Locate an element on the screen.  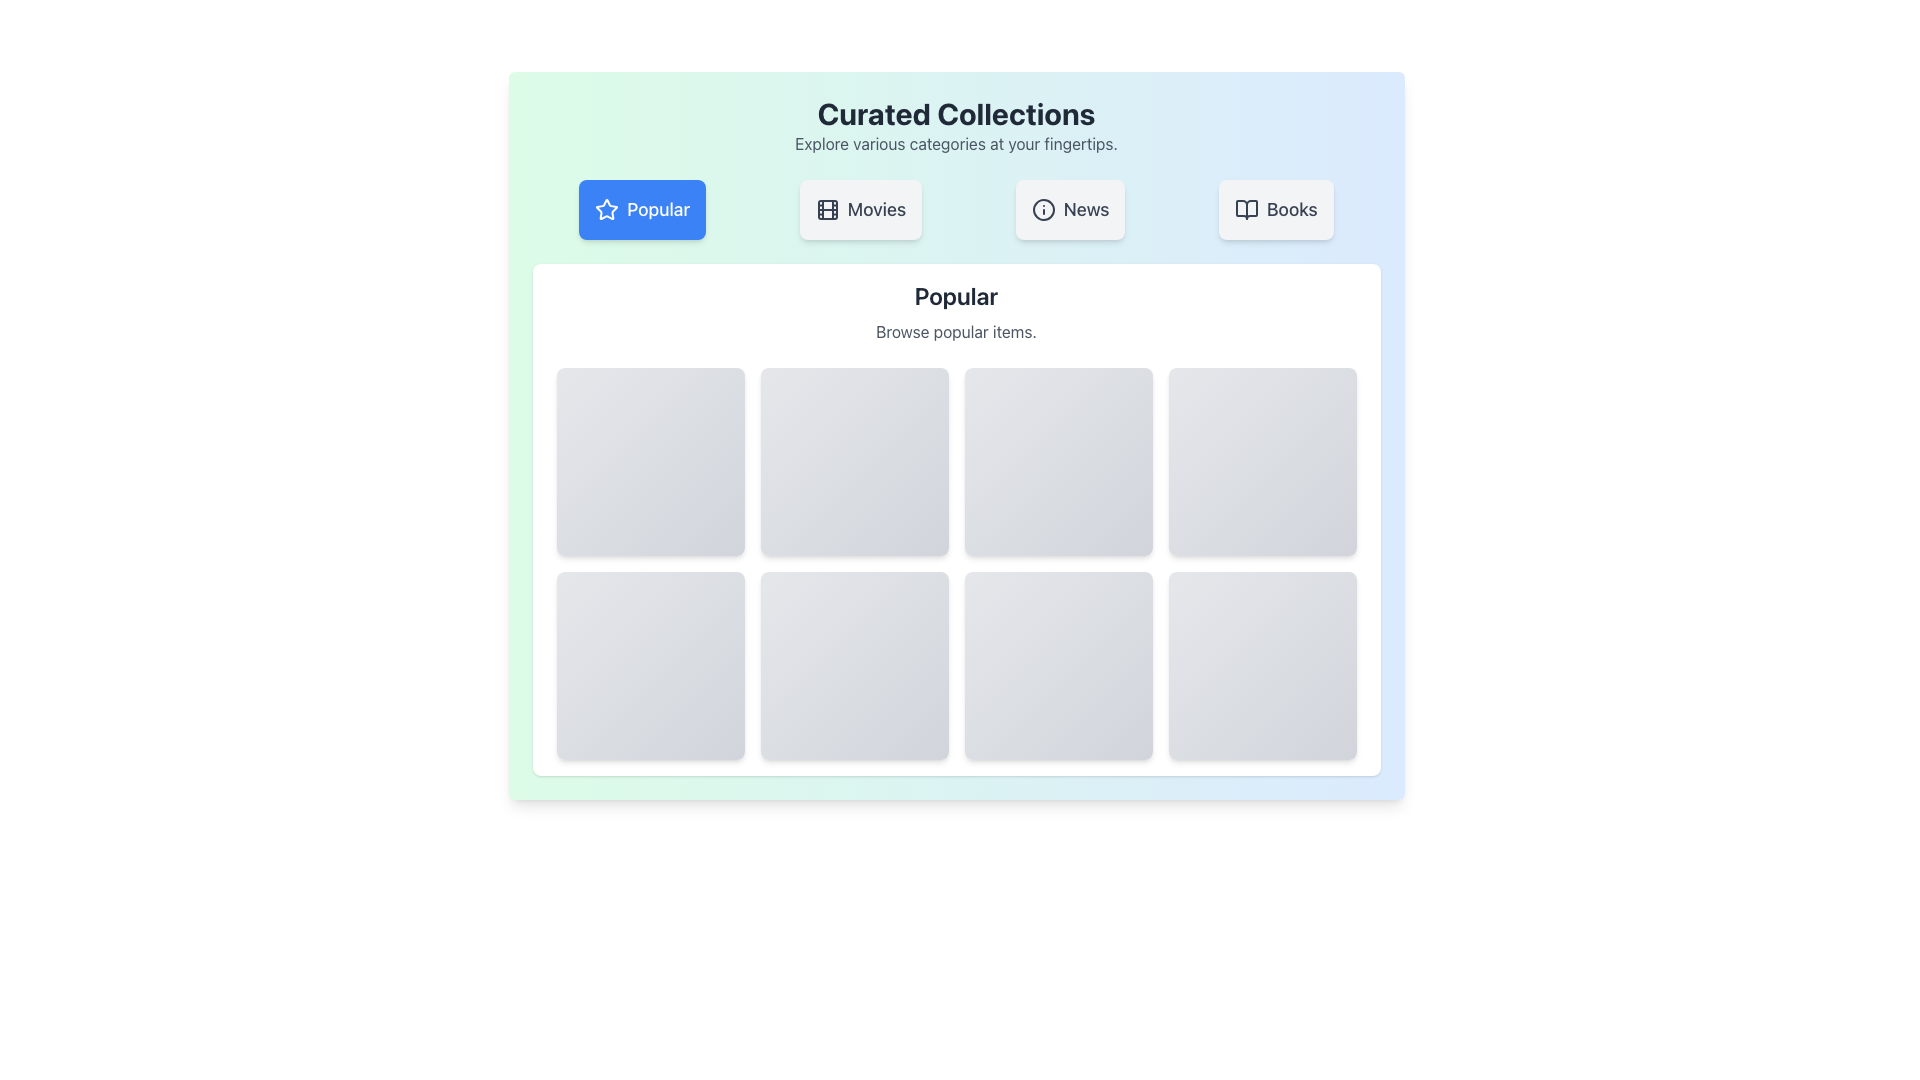
the 'Movies' icon located in the horizontal navigation bar under 'Curated Collections' is located at coordinates (827, 209).